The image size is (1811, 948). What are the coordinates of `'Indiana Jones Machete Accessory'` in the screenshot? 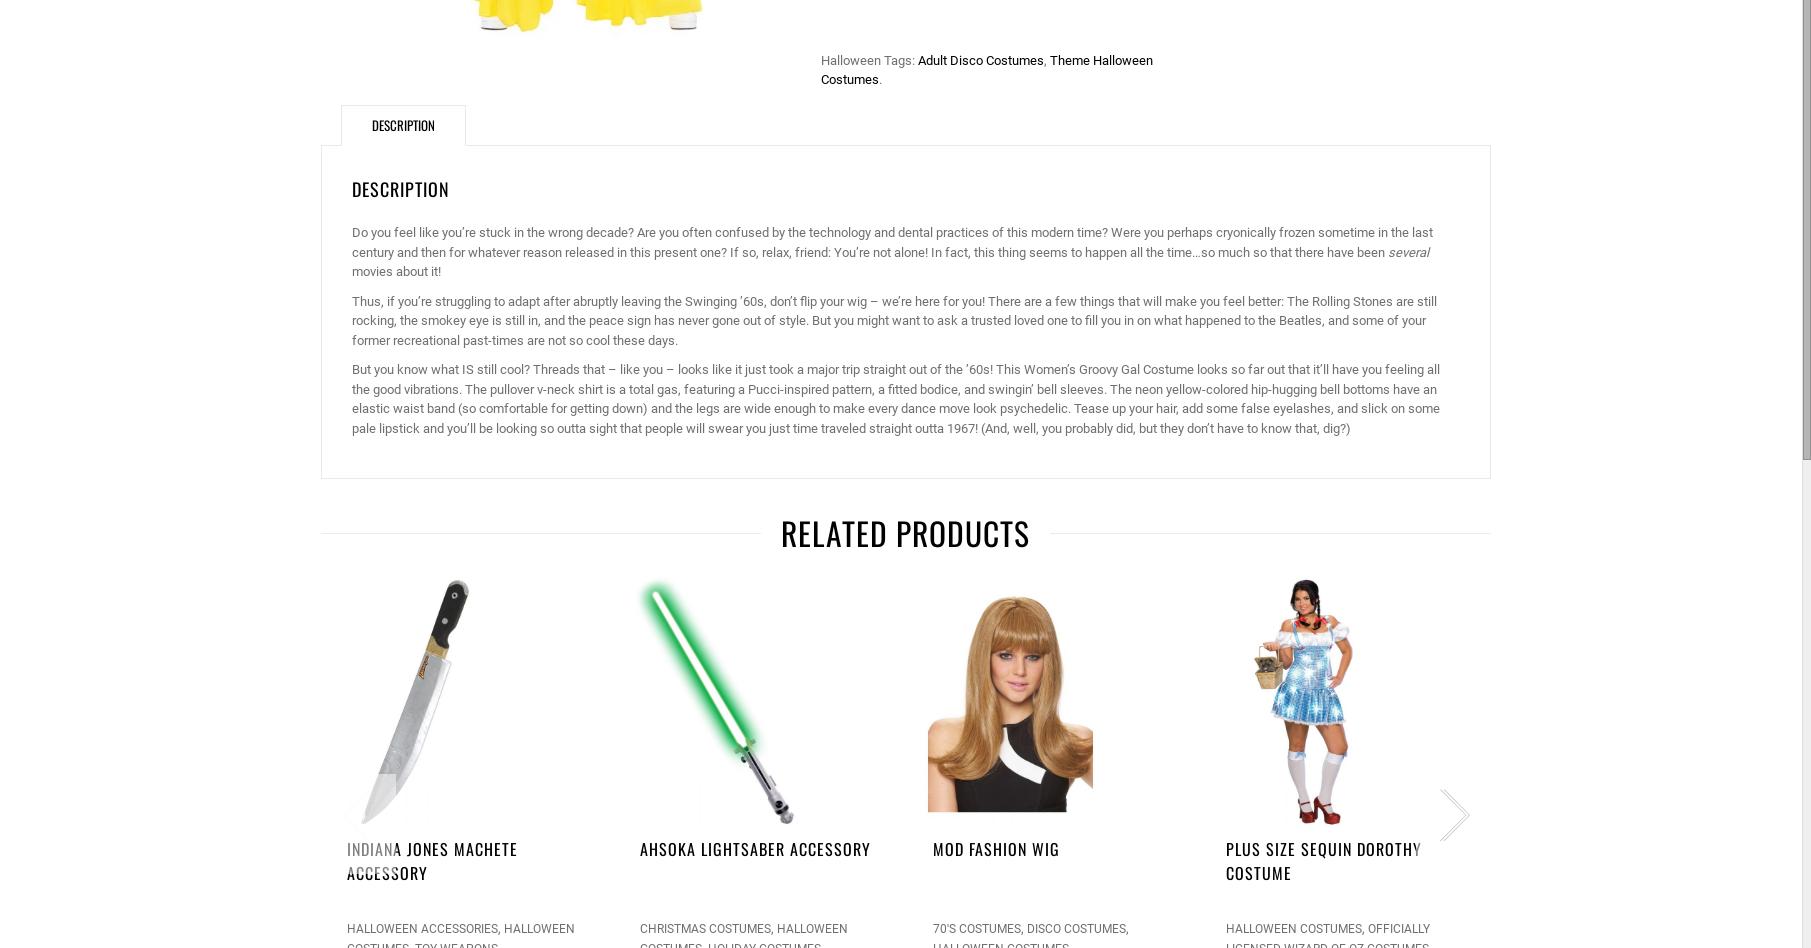 It's located at (431, 859).